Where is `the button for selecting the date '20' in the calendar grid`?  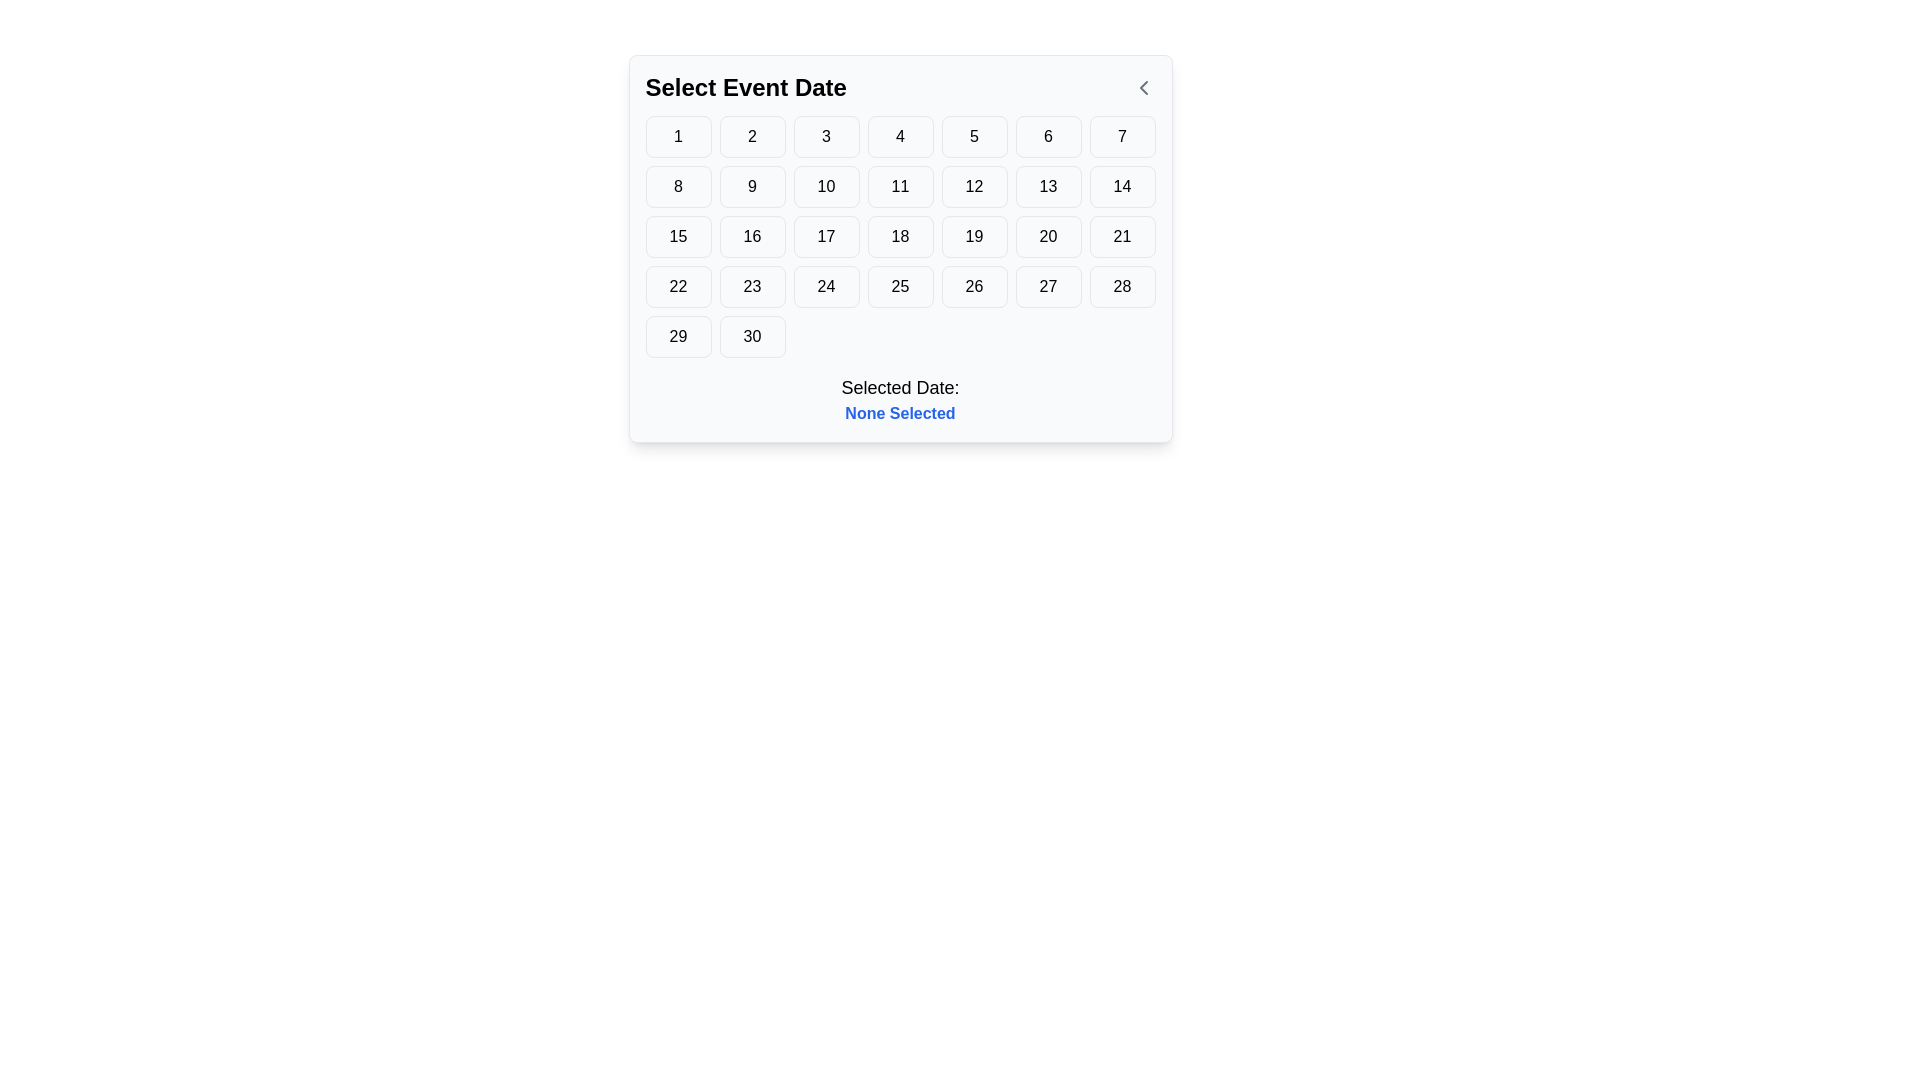
the button for selecting the date '20' in the calendar grid is located at coordinates (1047, 235).